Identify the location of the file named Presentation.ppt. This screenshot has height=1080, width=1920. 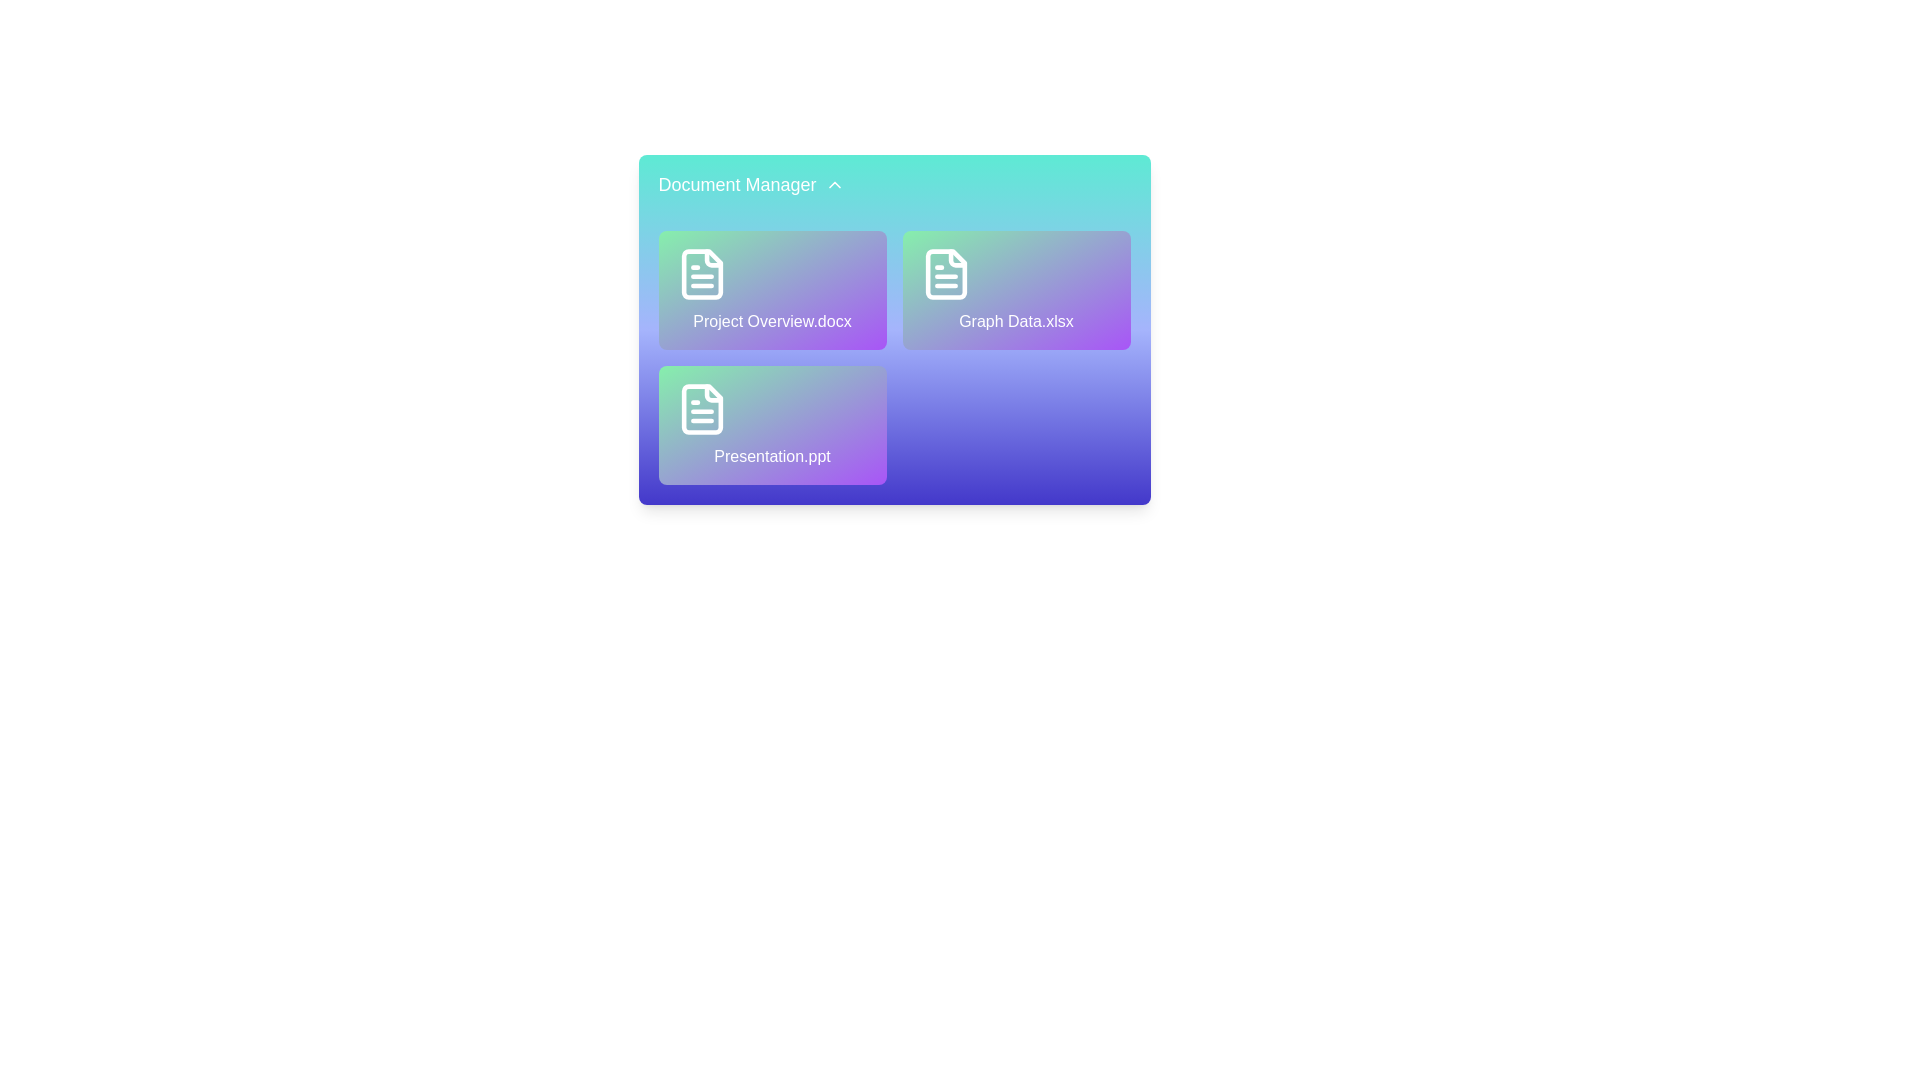
(771, 424).